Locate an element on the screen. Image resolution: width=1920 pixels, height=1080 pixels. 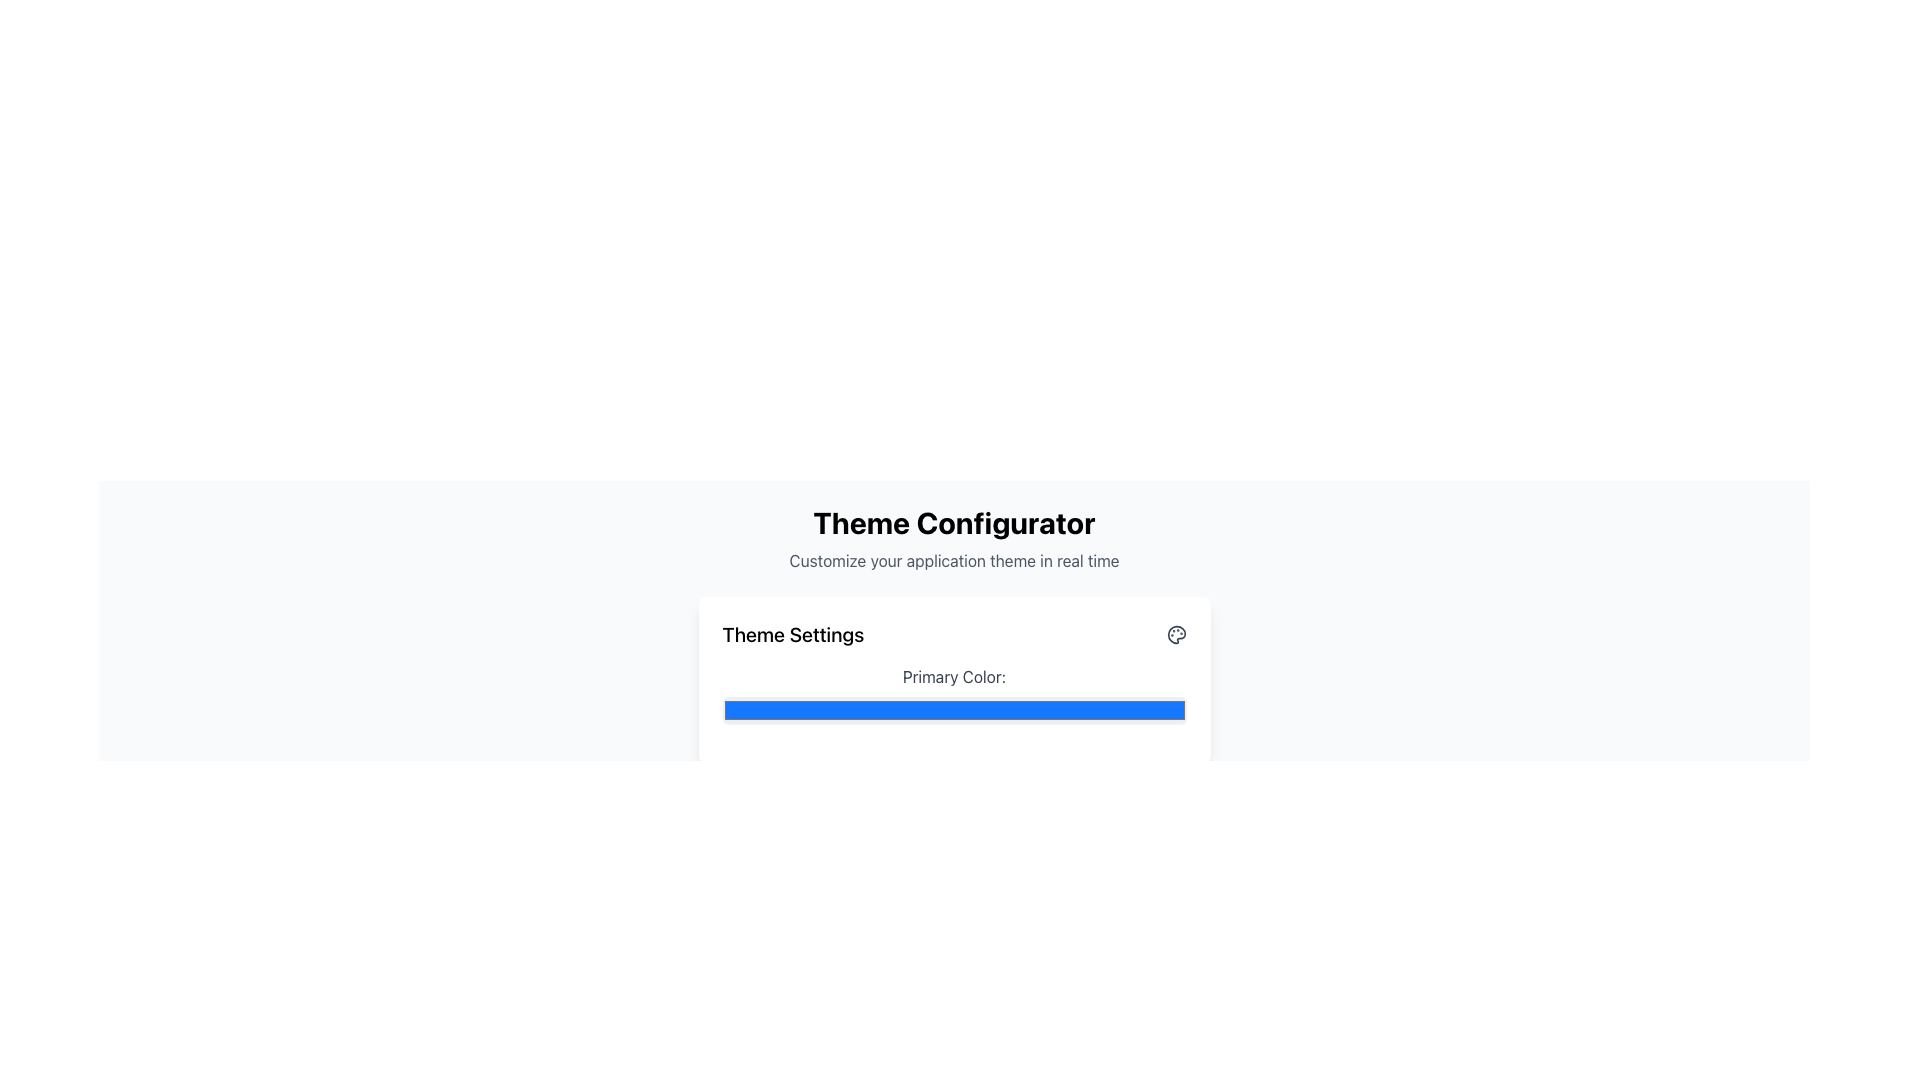
SVG icon representing a palette located in the top-right side of the 'Theme Settings' card by clicking on it is located at coordinates (1176, 635).